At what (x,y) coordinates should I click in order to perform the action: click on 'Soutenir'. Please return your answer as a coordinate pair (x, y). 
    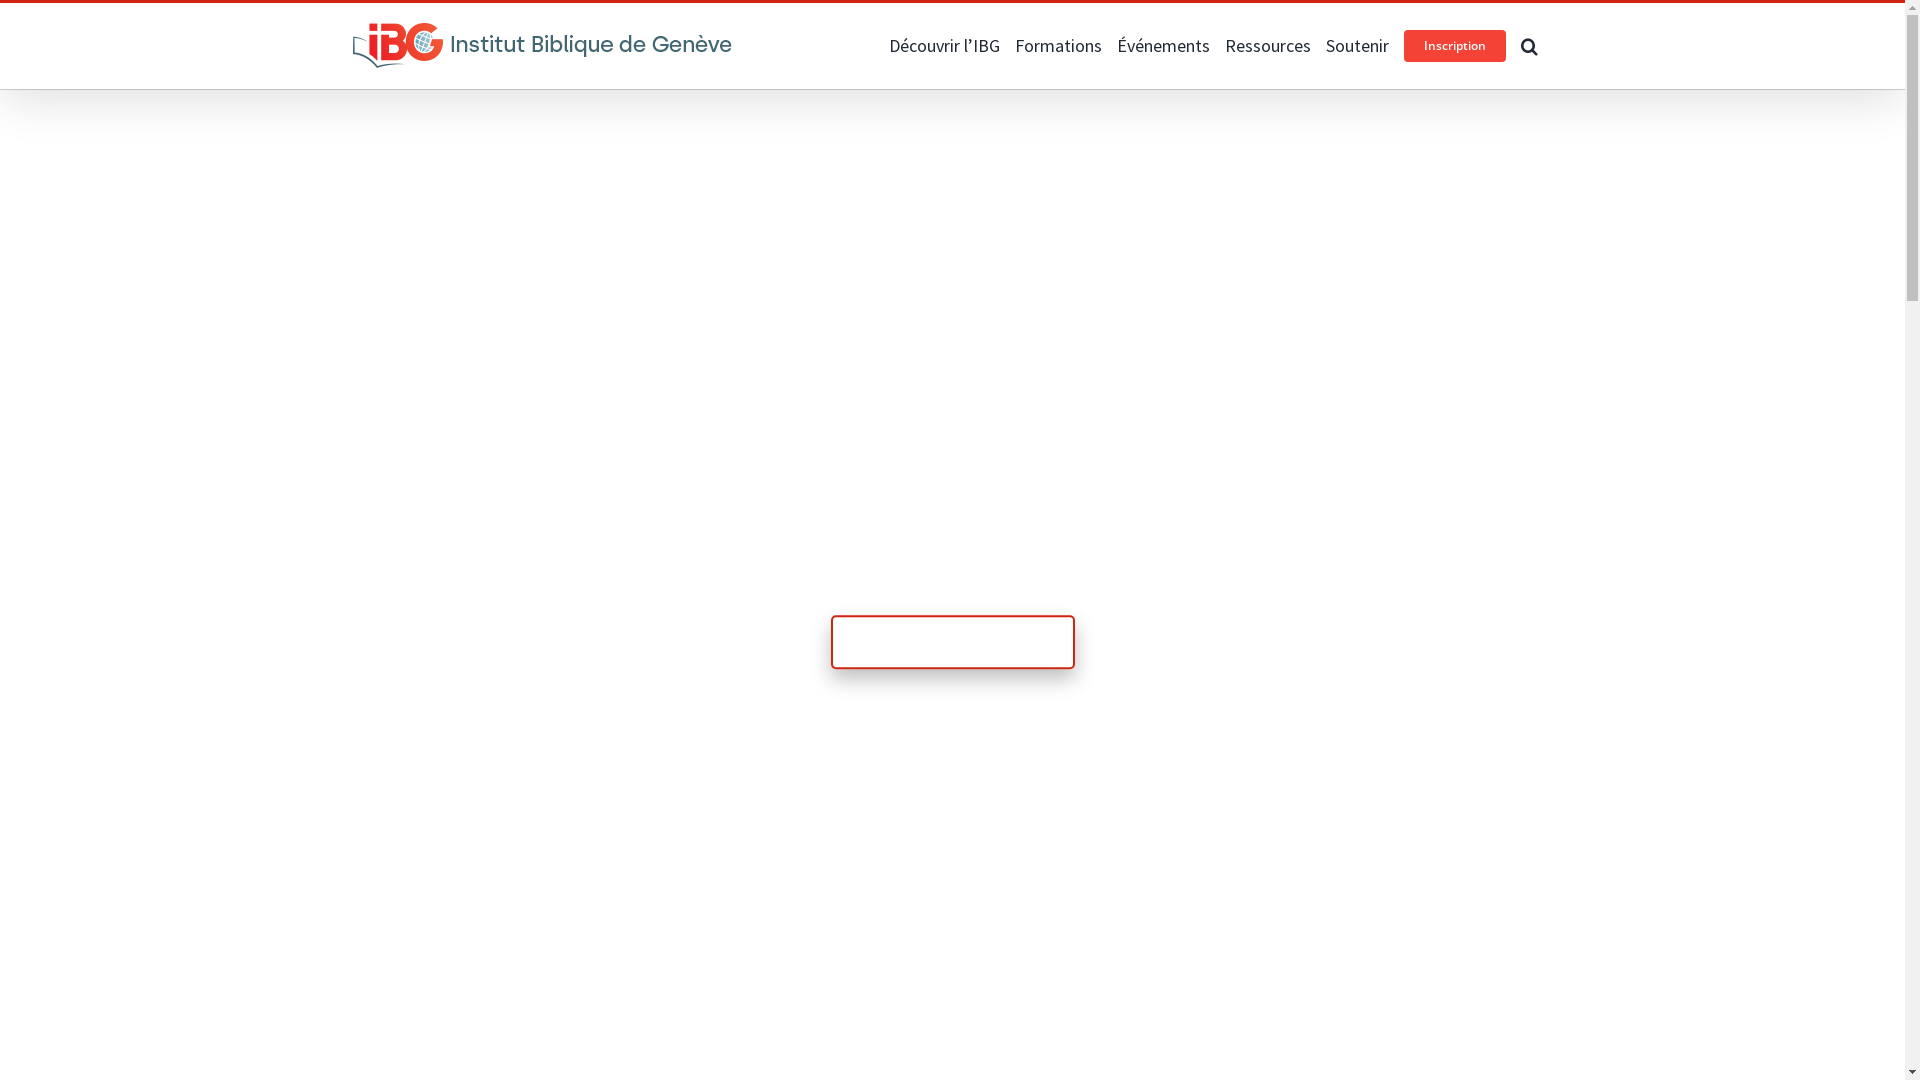
    Looking at the image, I should click on (1325, 45).